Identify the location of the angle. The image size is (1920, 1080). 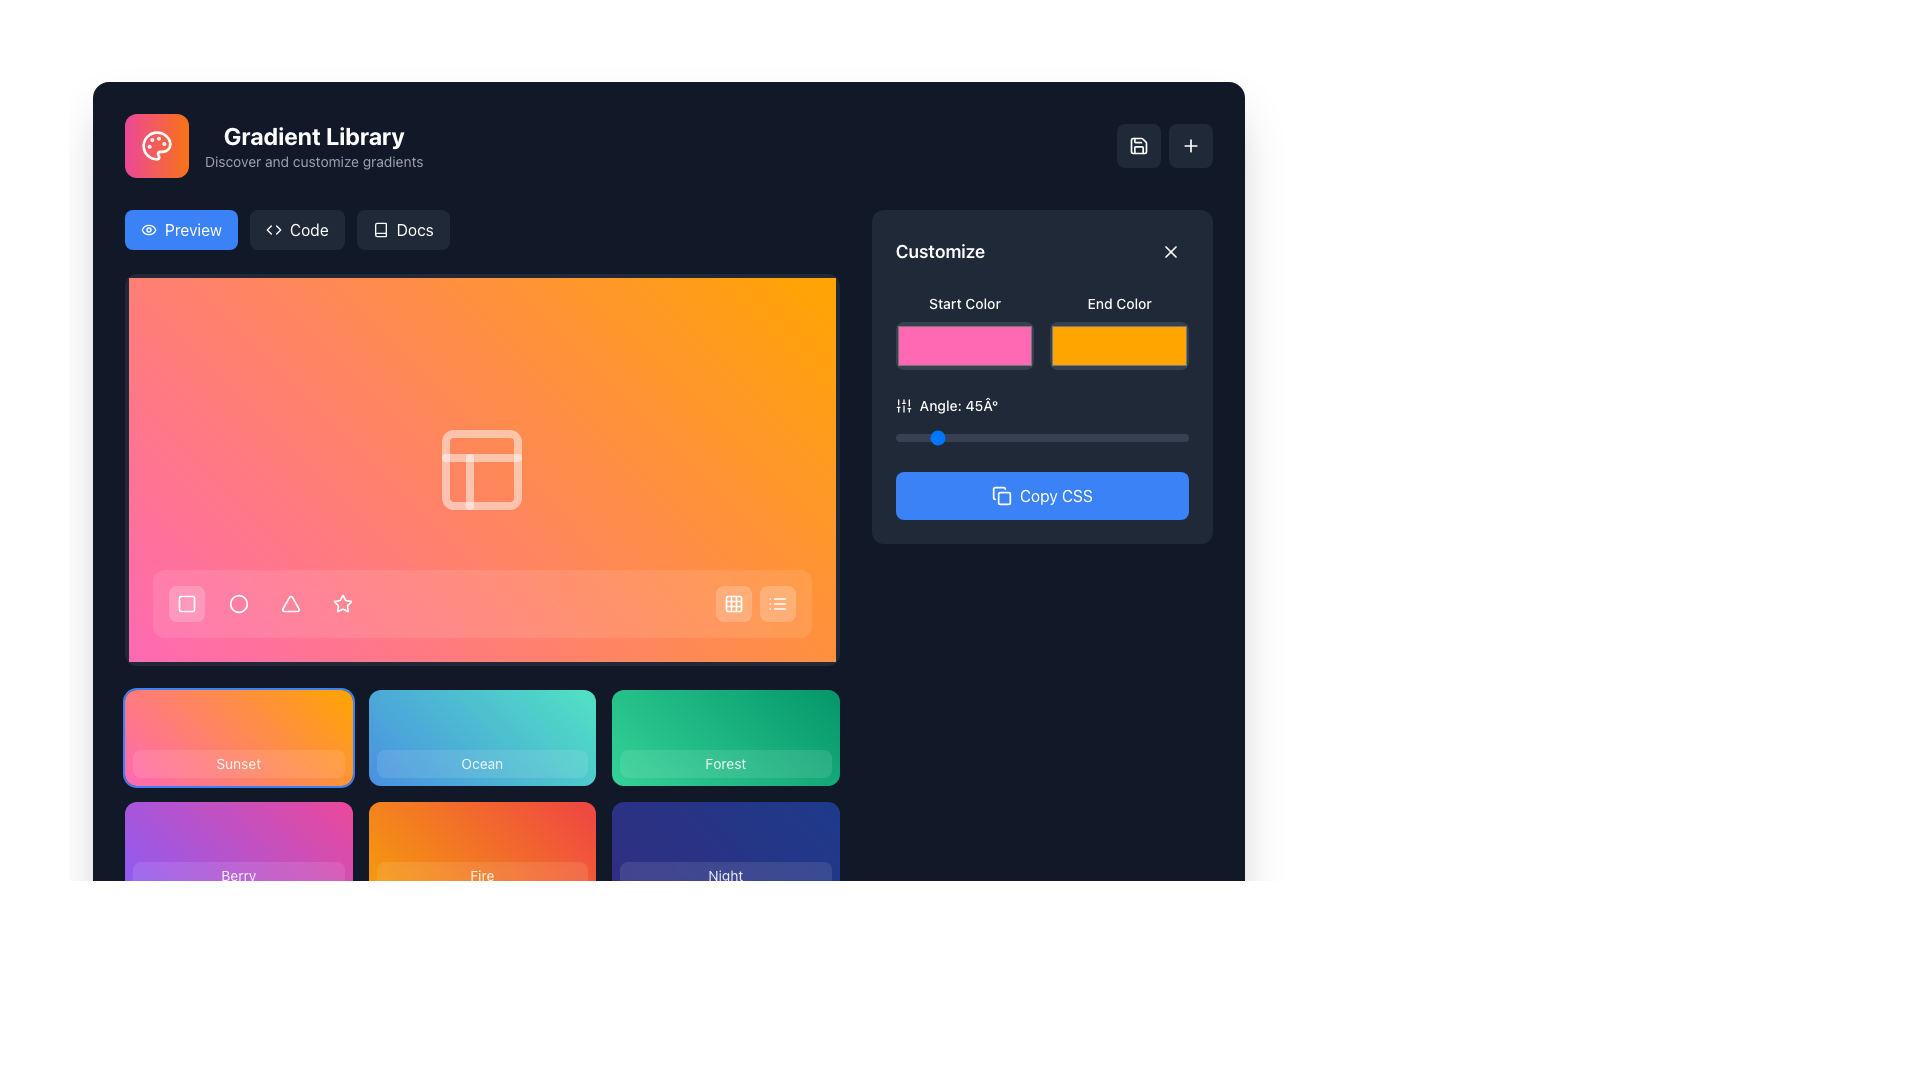
(964, 437).